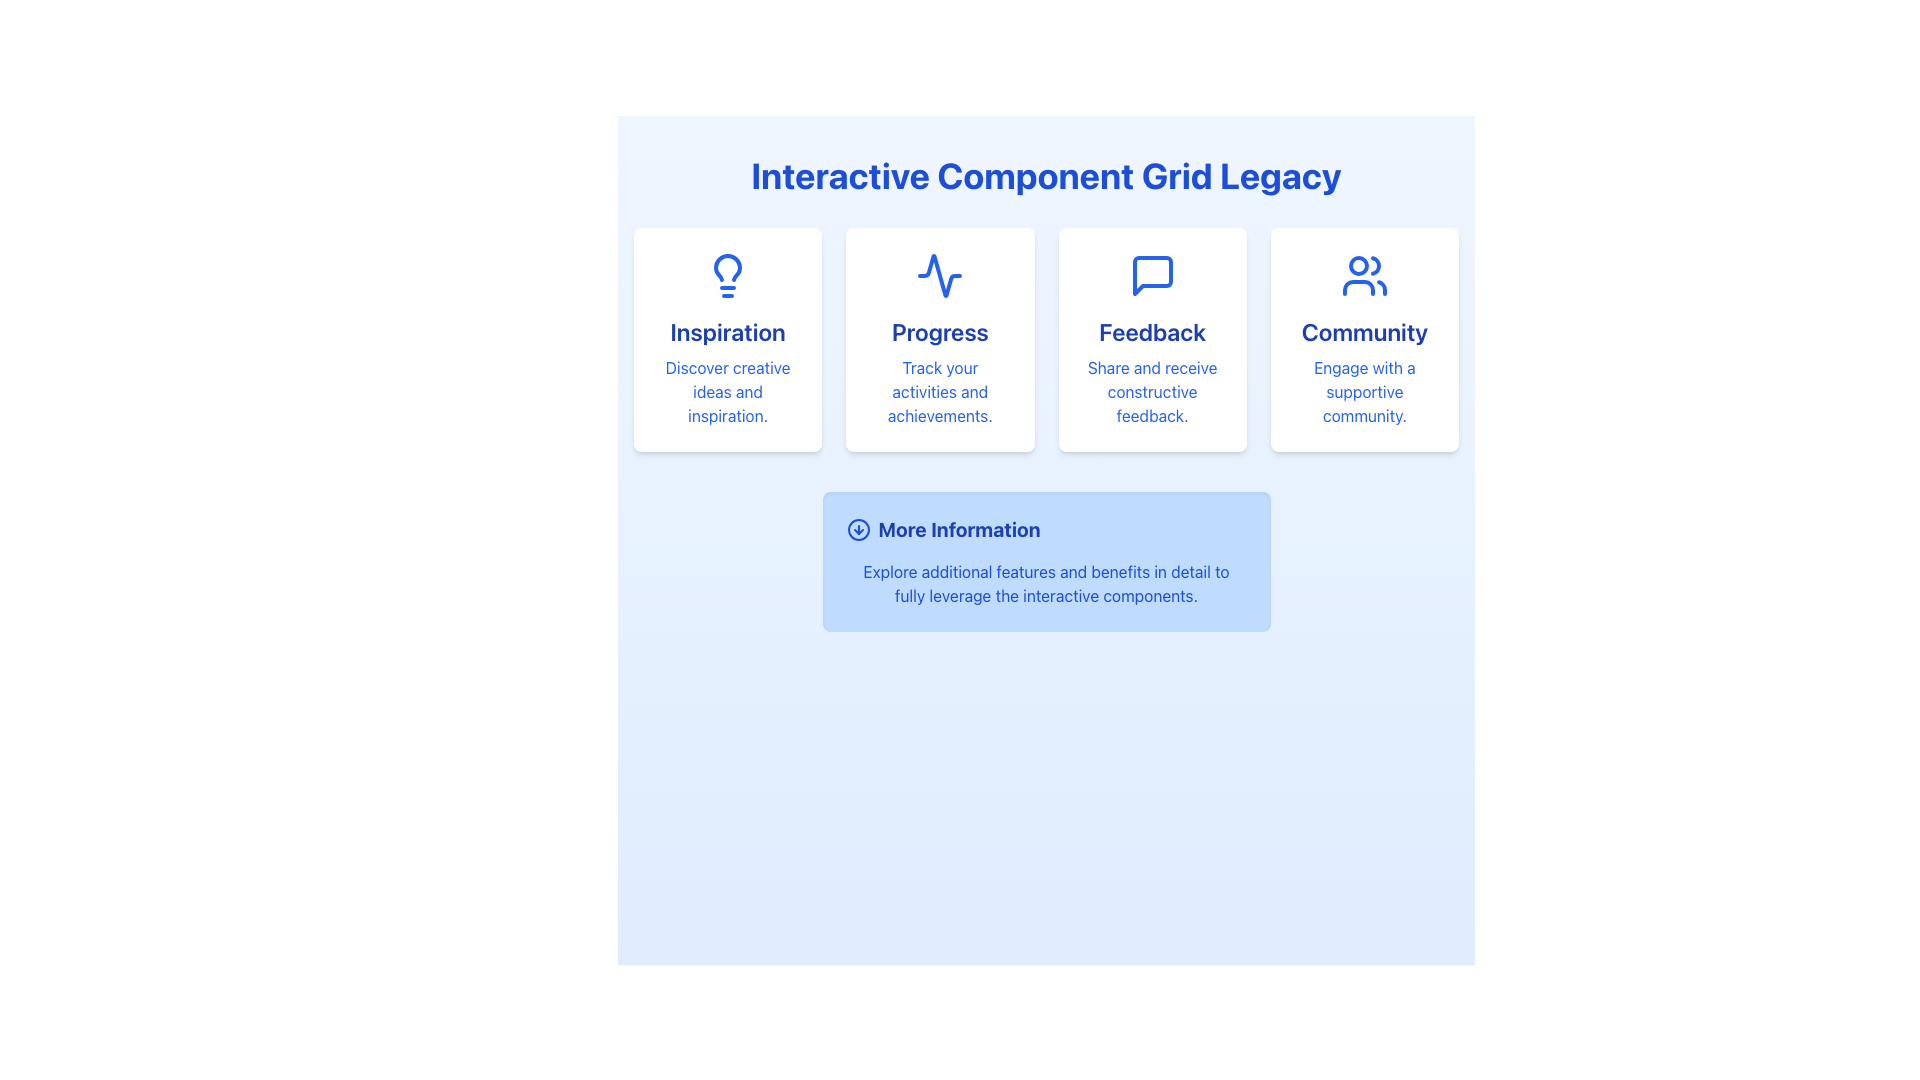 The image size is (1920, 1080). Describe the element at coordinates (1363, 276) in the screenshot. I see `the community icon, which is an SVG image centered at the top of the 'Community' card, the fourth card in a horizontal grid, above the text 'Community' and 'Engage with a supportive community.'` at that location.